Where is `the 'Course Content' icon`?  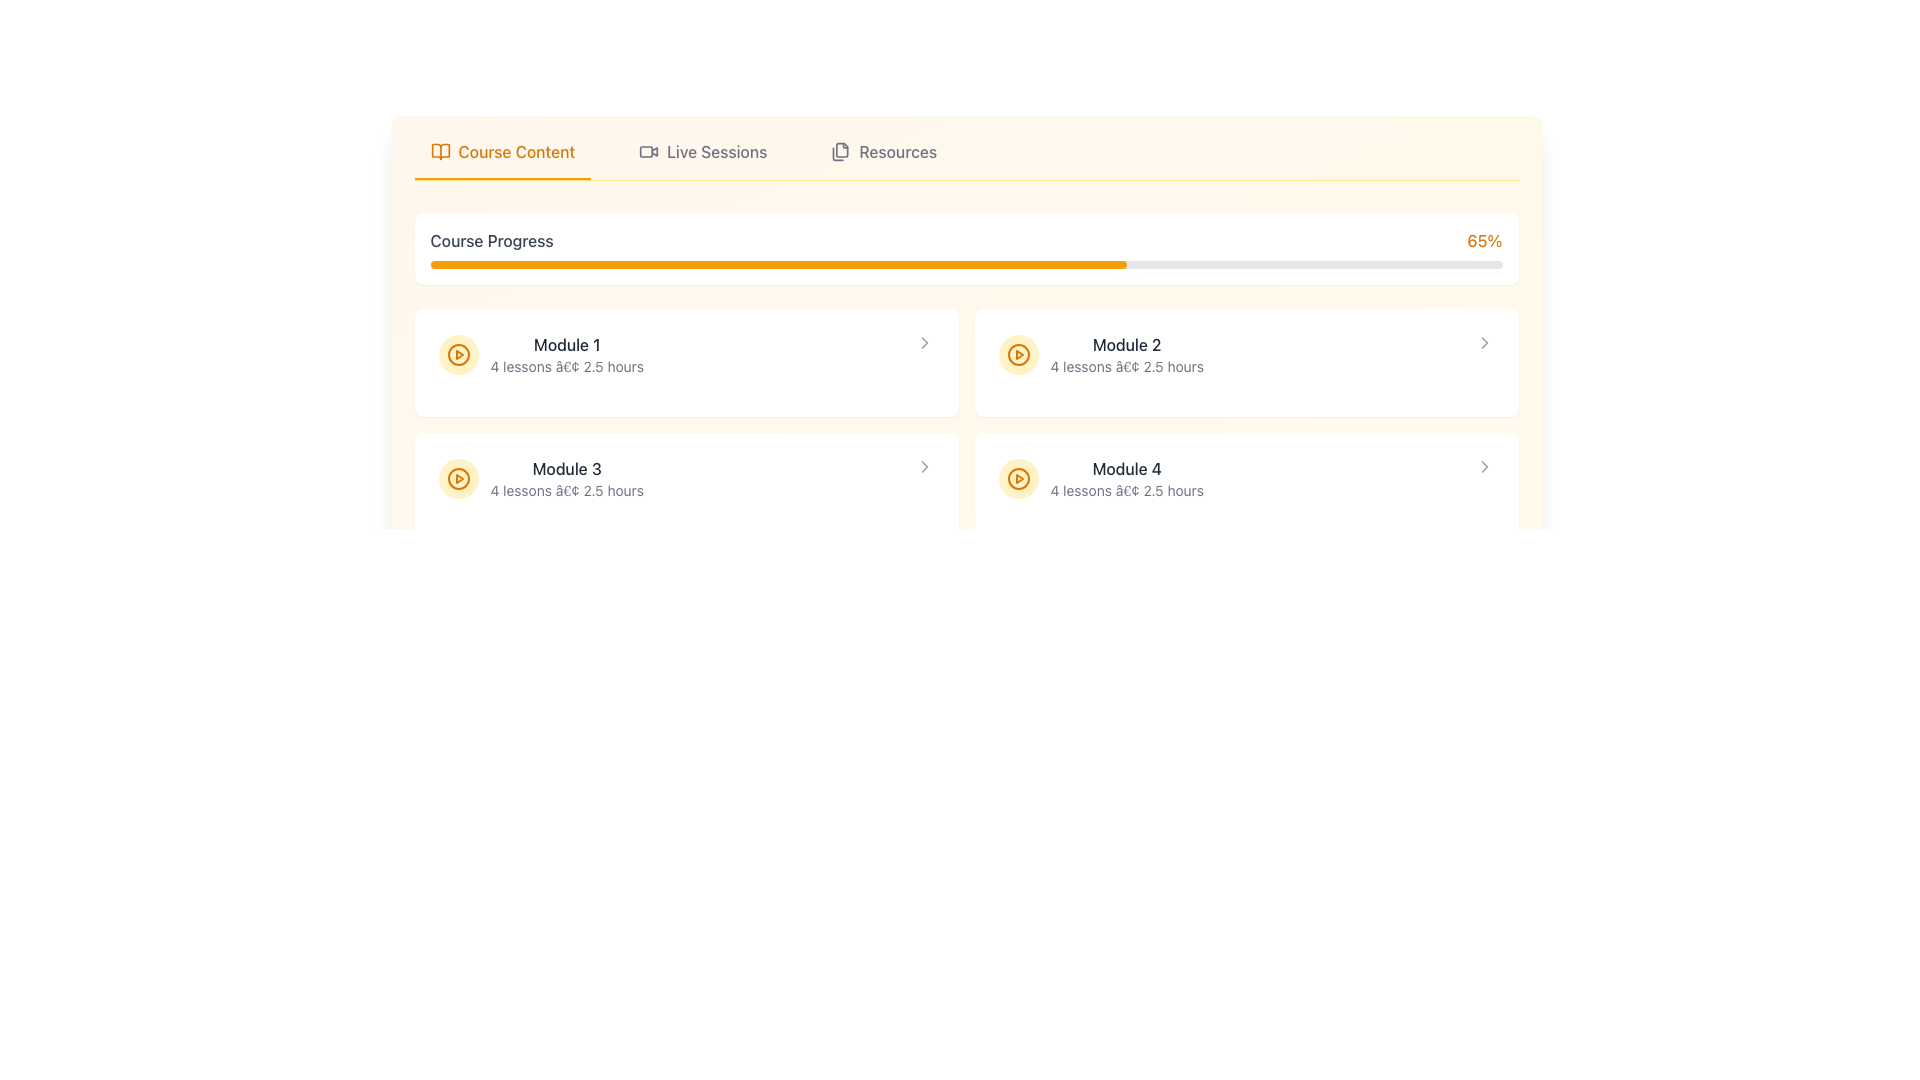 the 'Course Content' icon is located at coordinates (439, 150).